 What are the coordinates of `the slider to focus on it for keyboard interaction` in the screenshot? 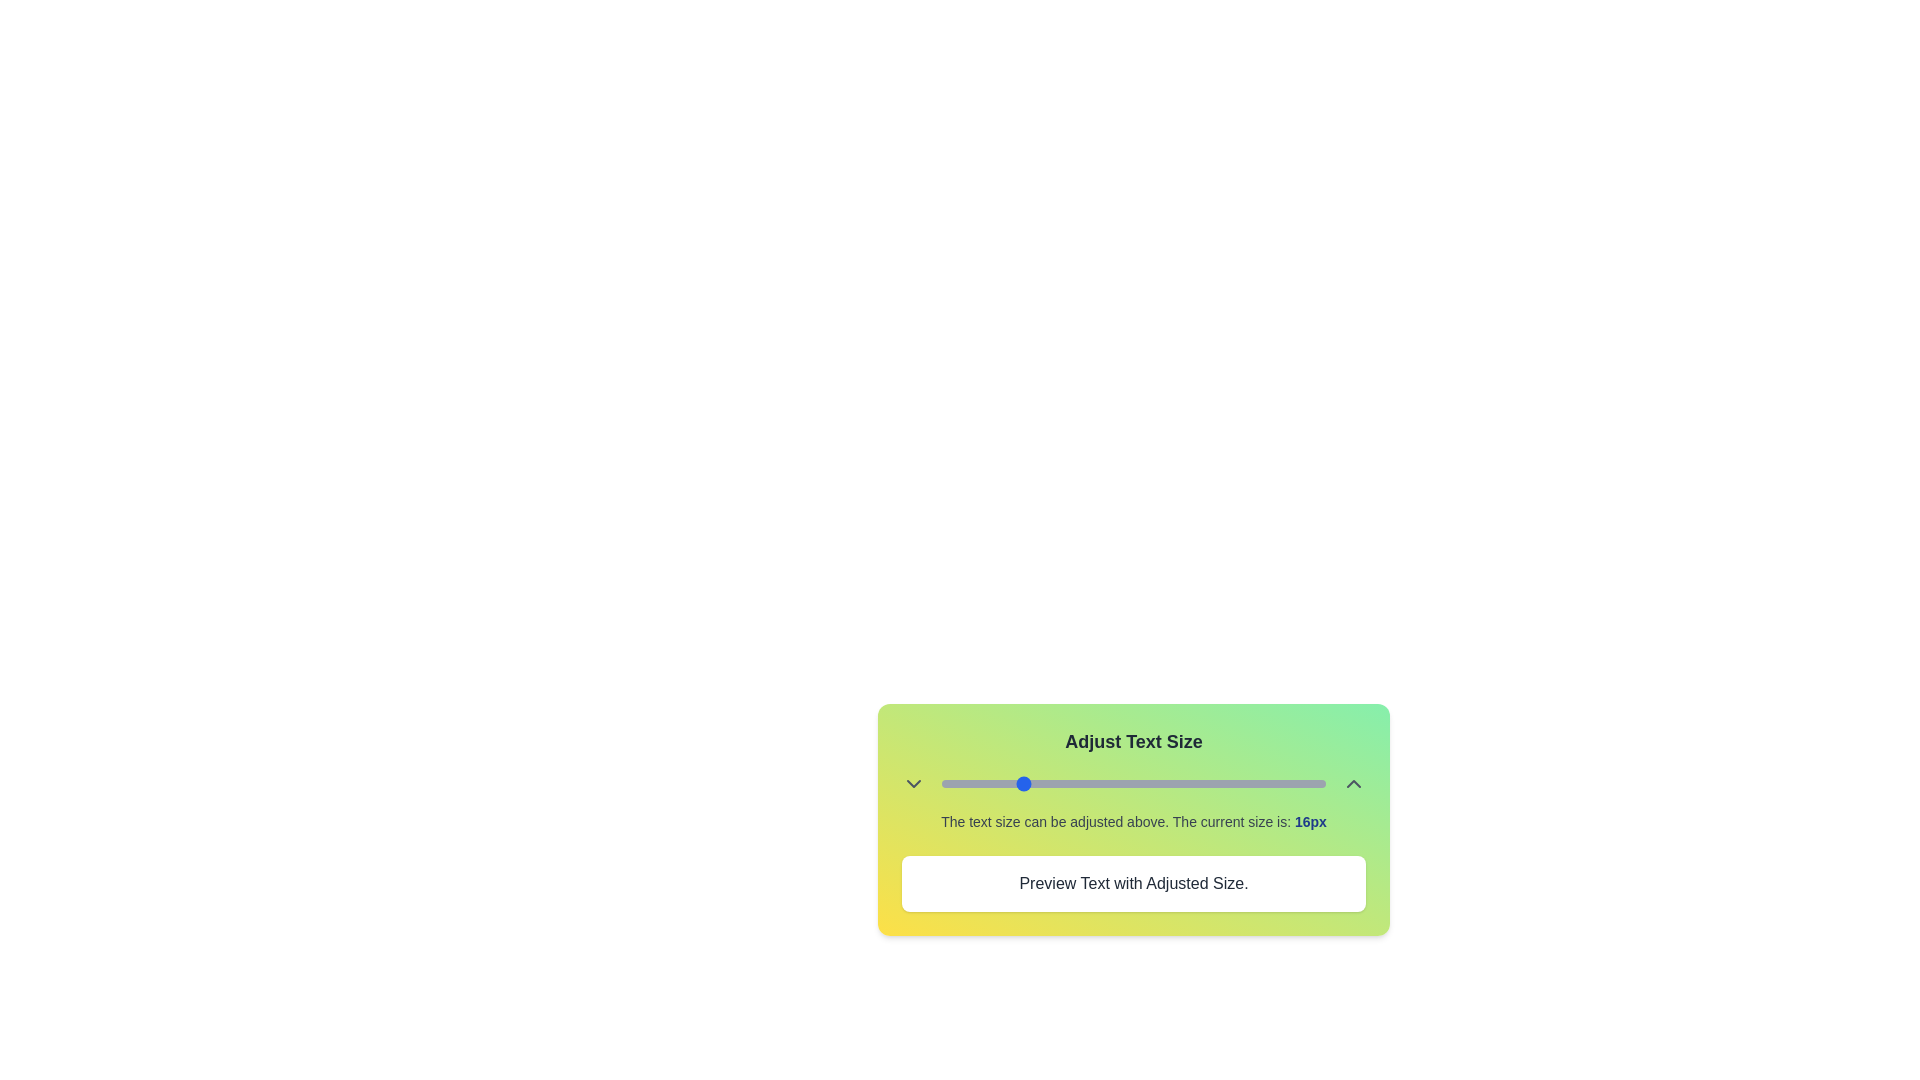 It's located at (1133, 782).